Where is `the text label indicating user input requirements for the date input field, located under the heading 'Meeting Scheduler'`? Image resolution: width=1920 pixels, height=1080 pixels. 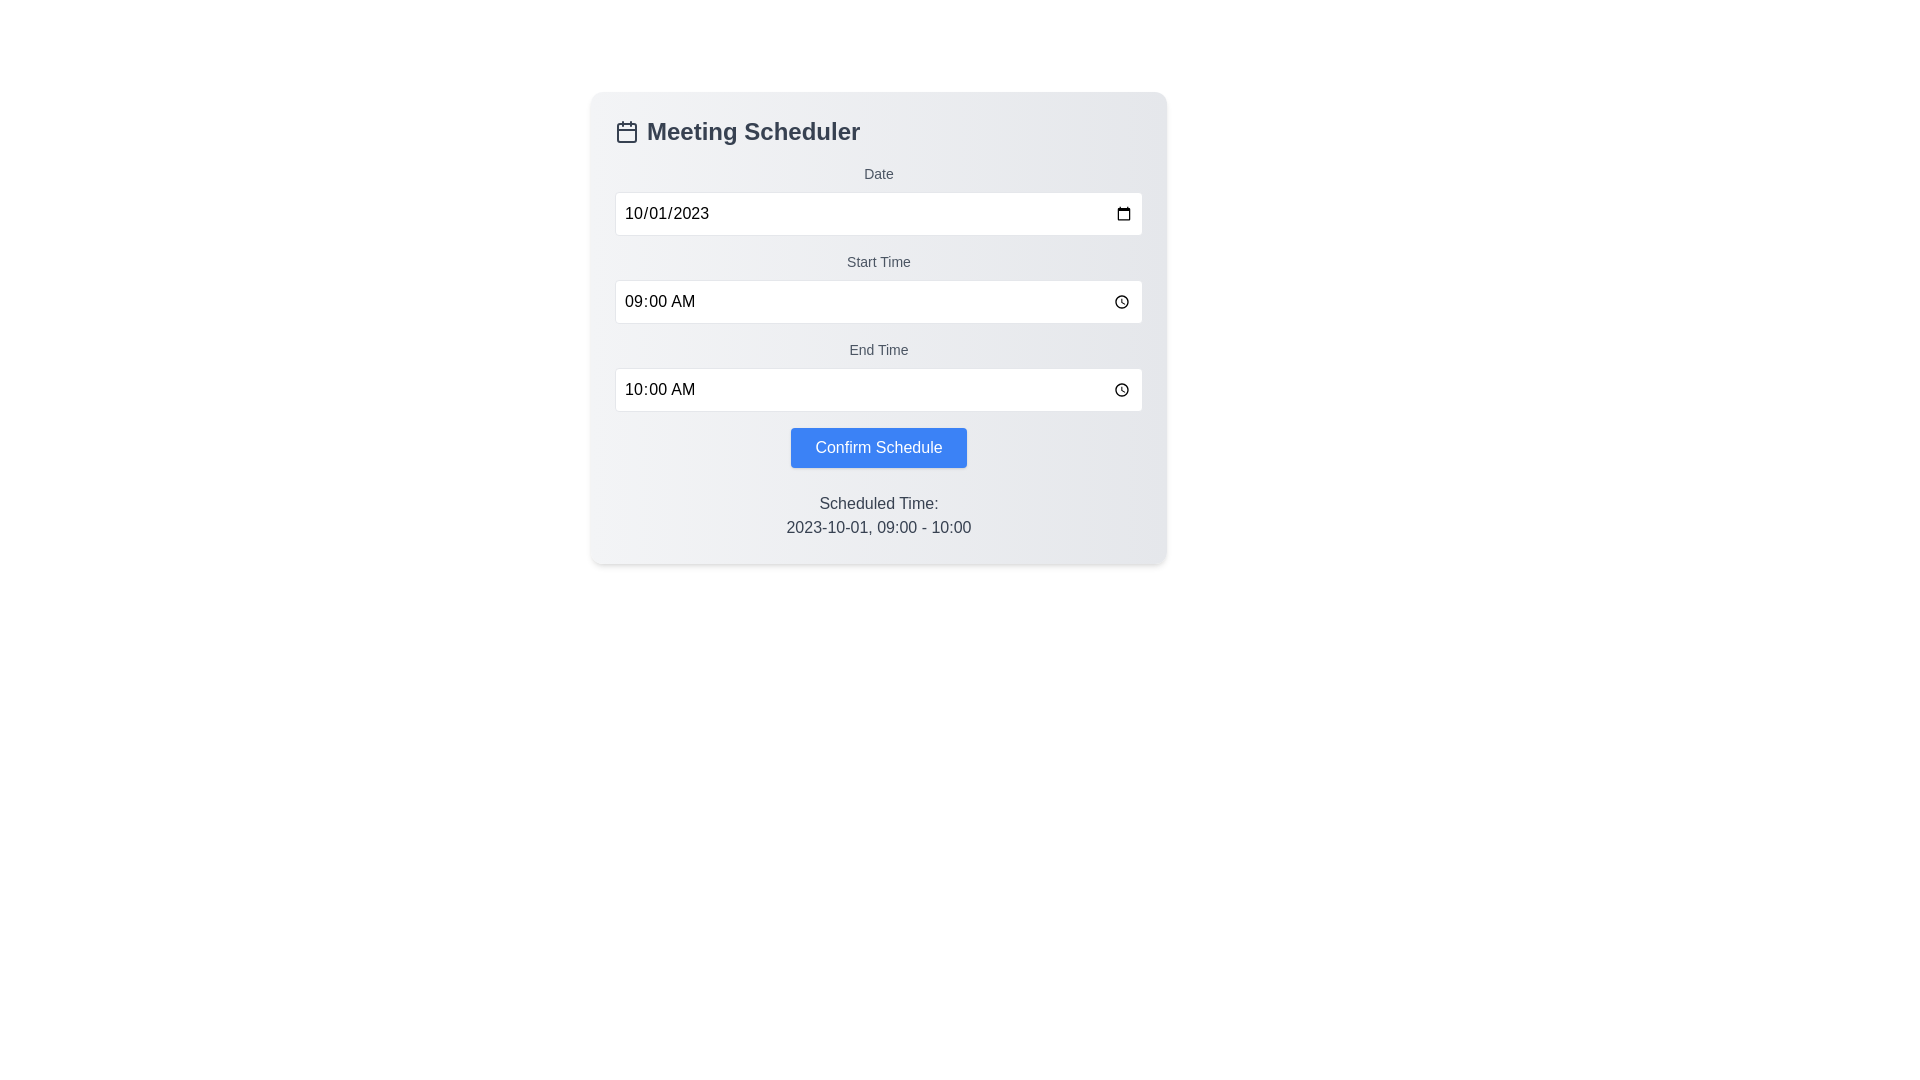 the text label indicating user input requirements for the date input field, located under the heading 'Meeting Scheduler' is located at coordinates (878, 172).